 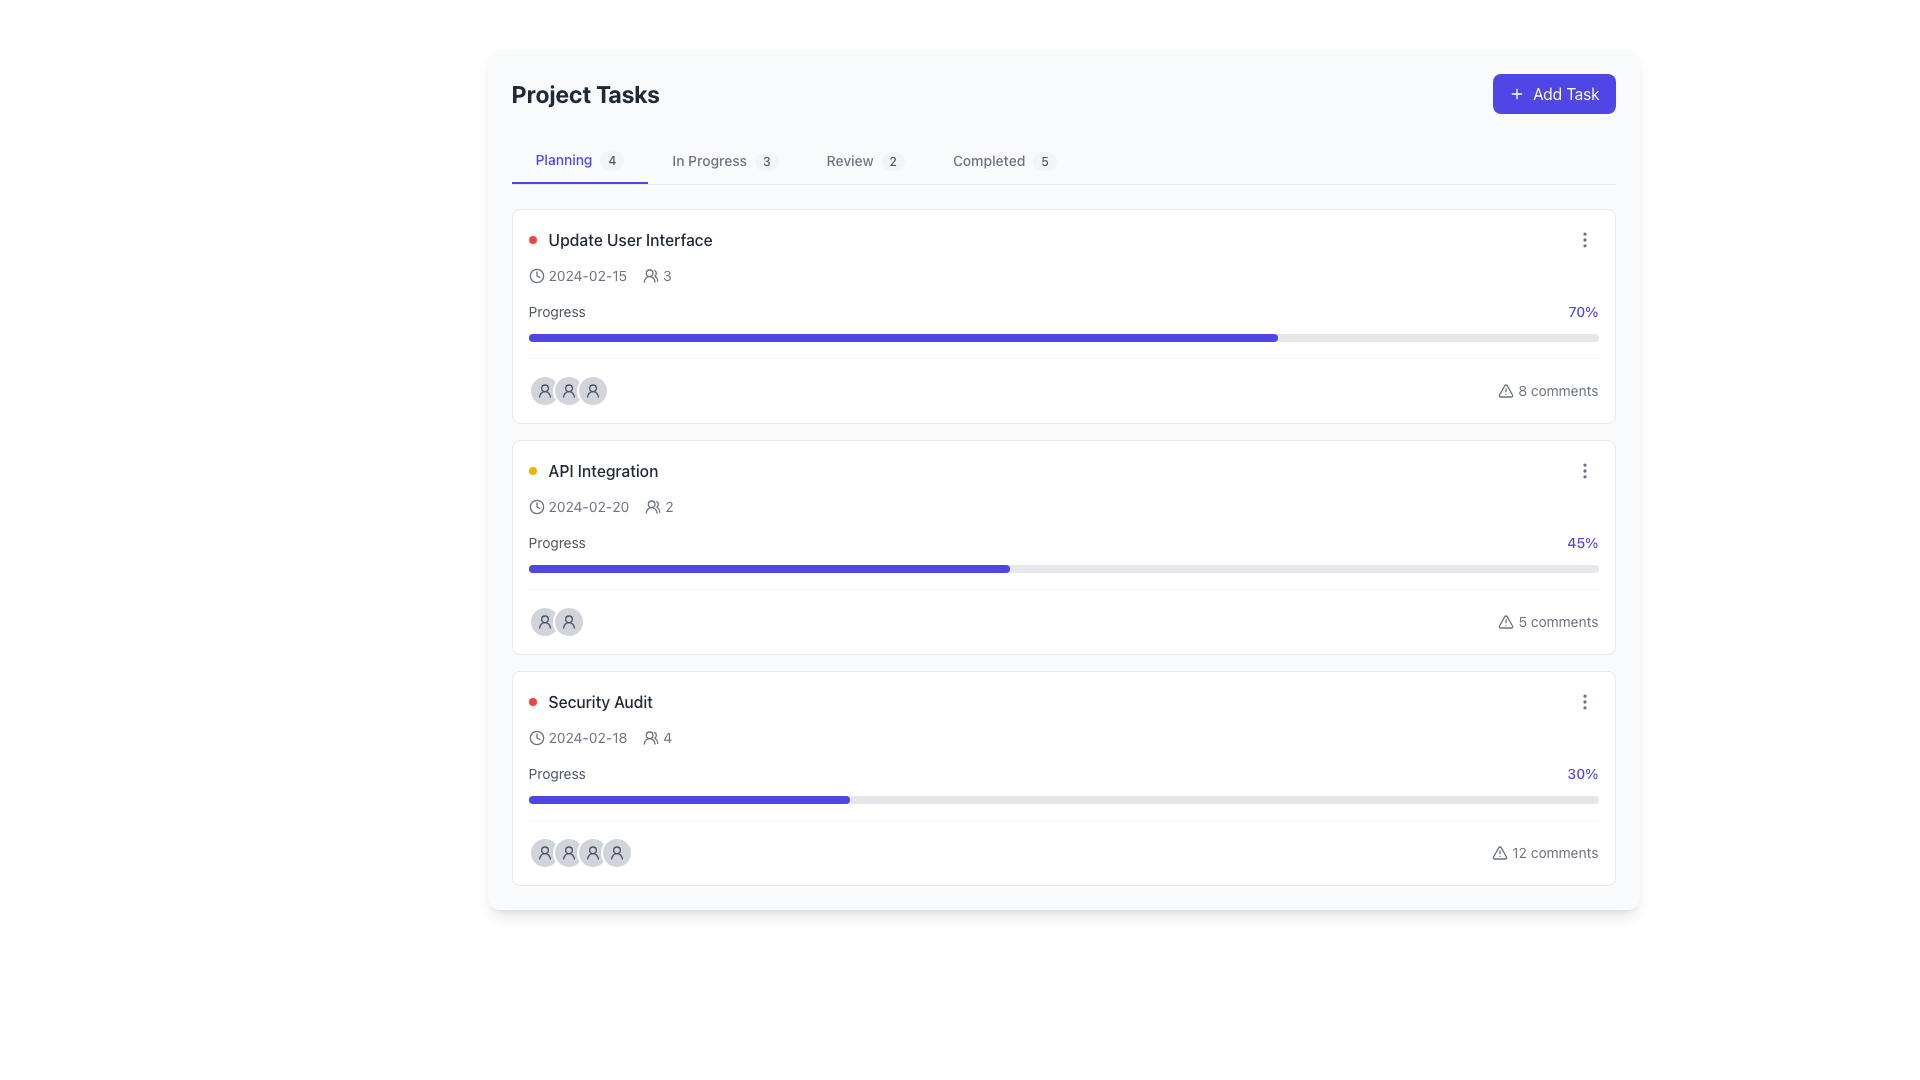 What do you see at coordinates (1506, 620) in the screenshot?
I see `the triangle-shaped warning icon with an exclamation mark, located to the left of the '5 comments' text under the 'API Integration' task section, to get details about the warning` at bounding box center [1506, 620].